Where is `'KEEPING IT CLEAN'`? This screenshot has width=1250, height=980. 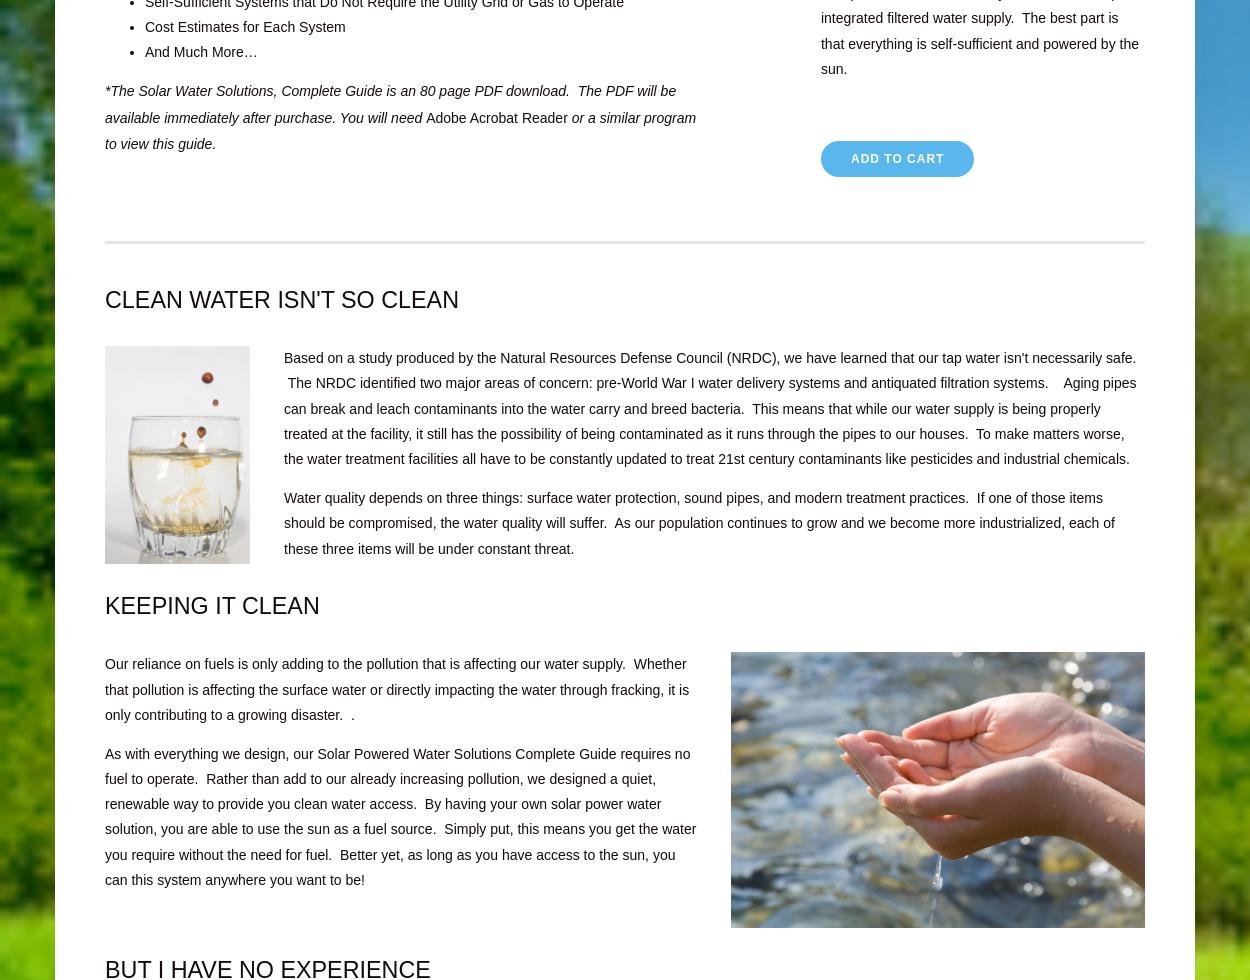
'KEEPING IT CLEAN' is located at coordinates (211, 606).